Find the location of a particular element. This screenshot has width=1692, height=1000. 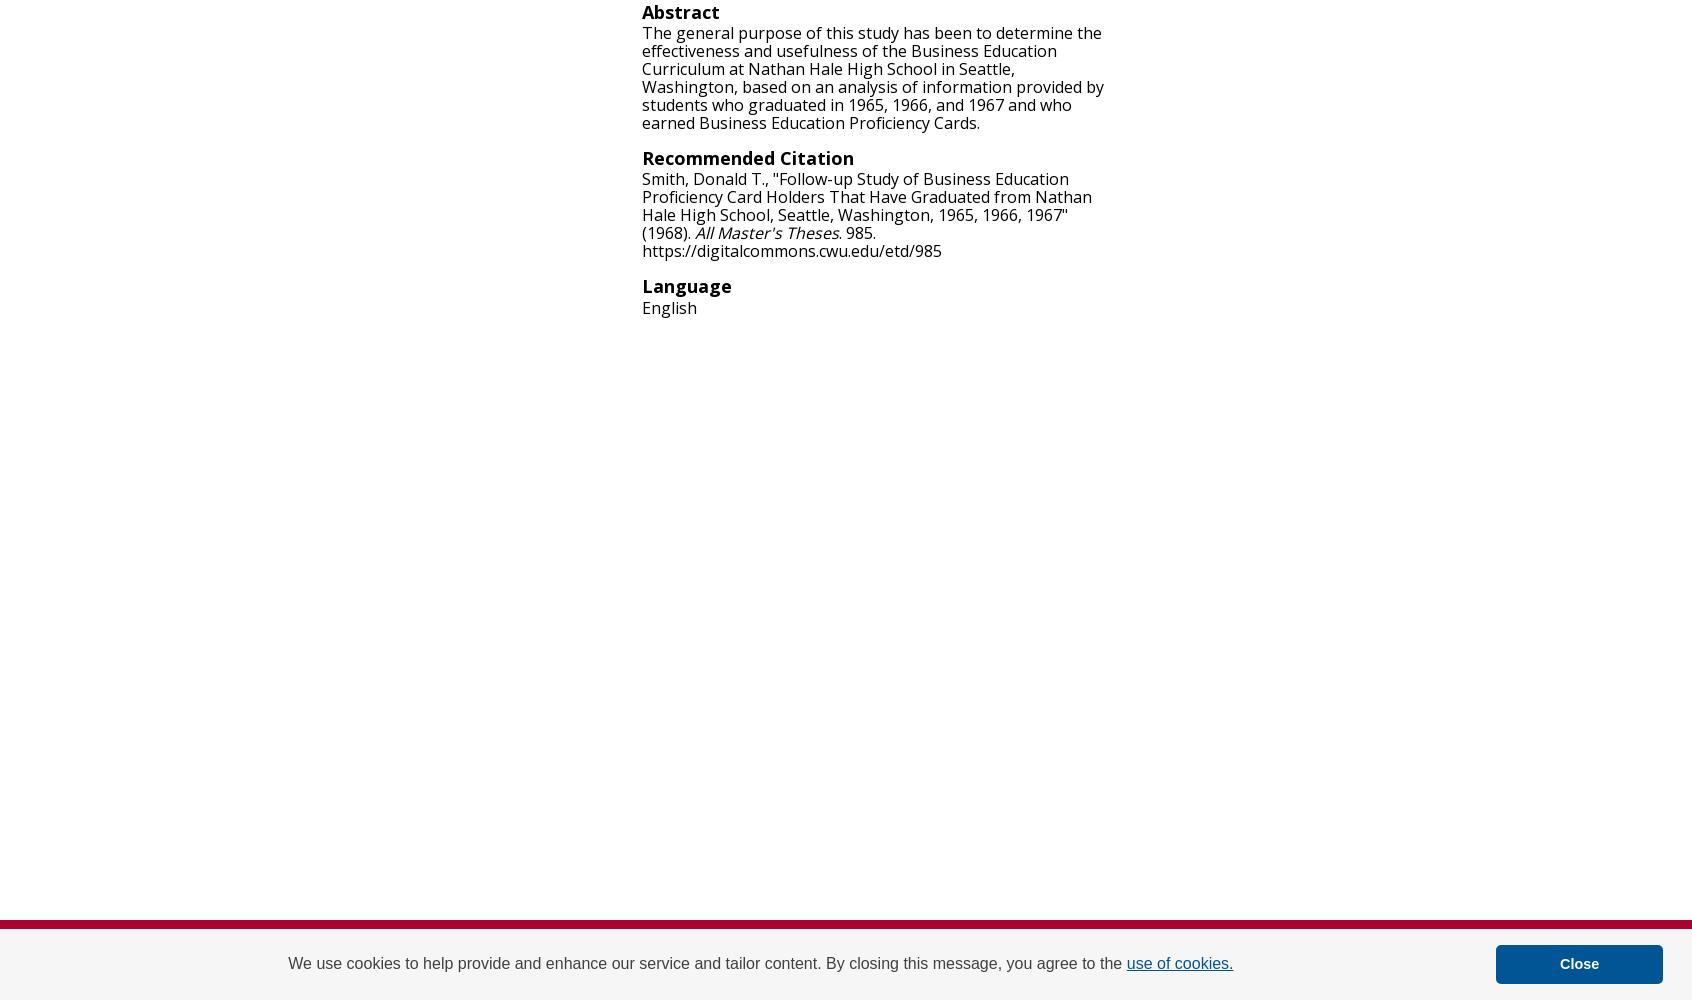

'Smith, Donald T., "Follow-up Study of Business Education Proficiency Card Holders That Have Graduated from Nathan Hale High School, Seattle, Washington, 1965, 1966, 1967" (1968).' is located at coordinates (865, 205).